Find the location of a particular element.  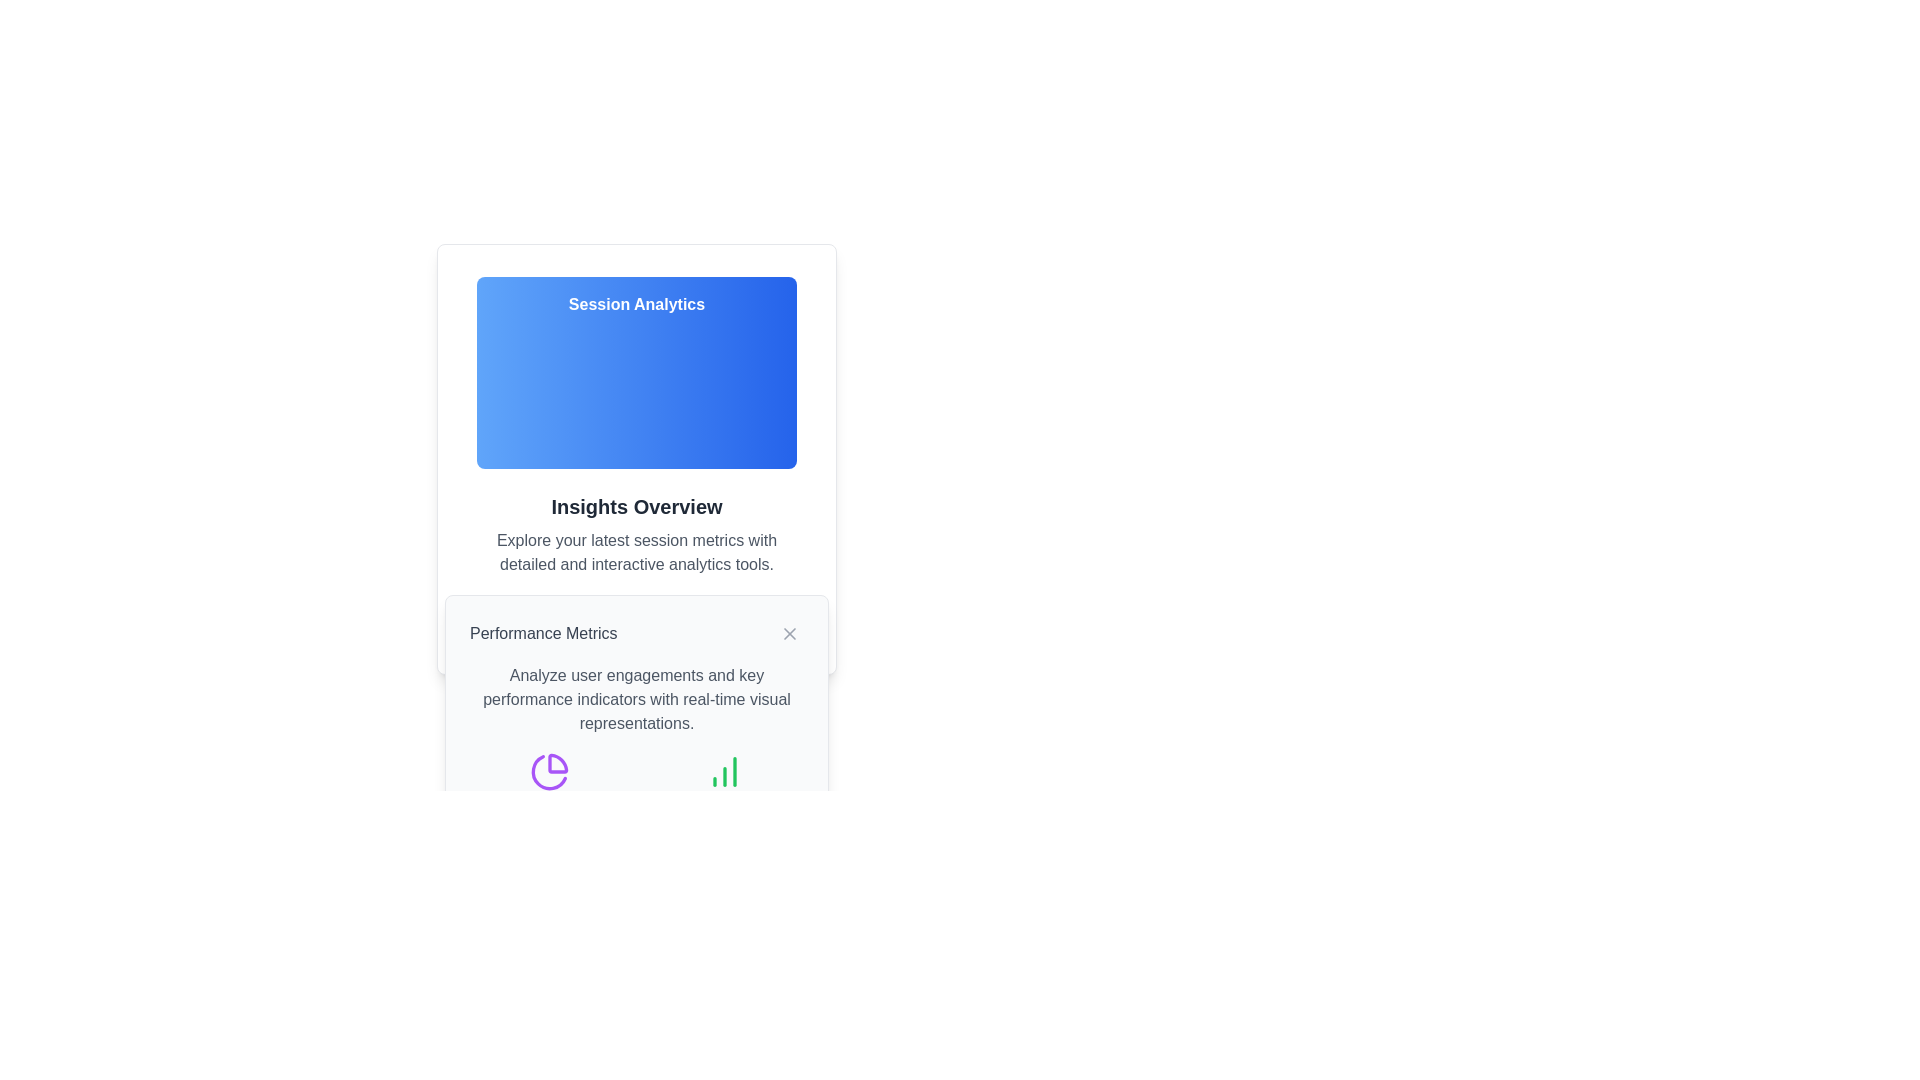

descriptive text label located below the 'Insights Overview' heading in the analytics card layout, which provides context for session metrics tools is located at coordinates (636, 552).